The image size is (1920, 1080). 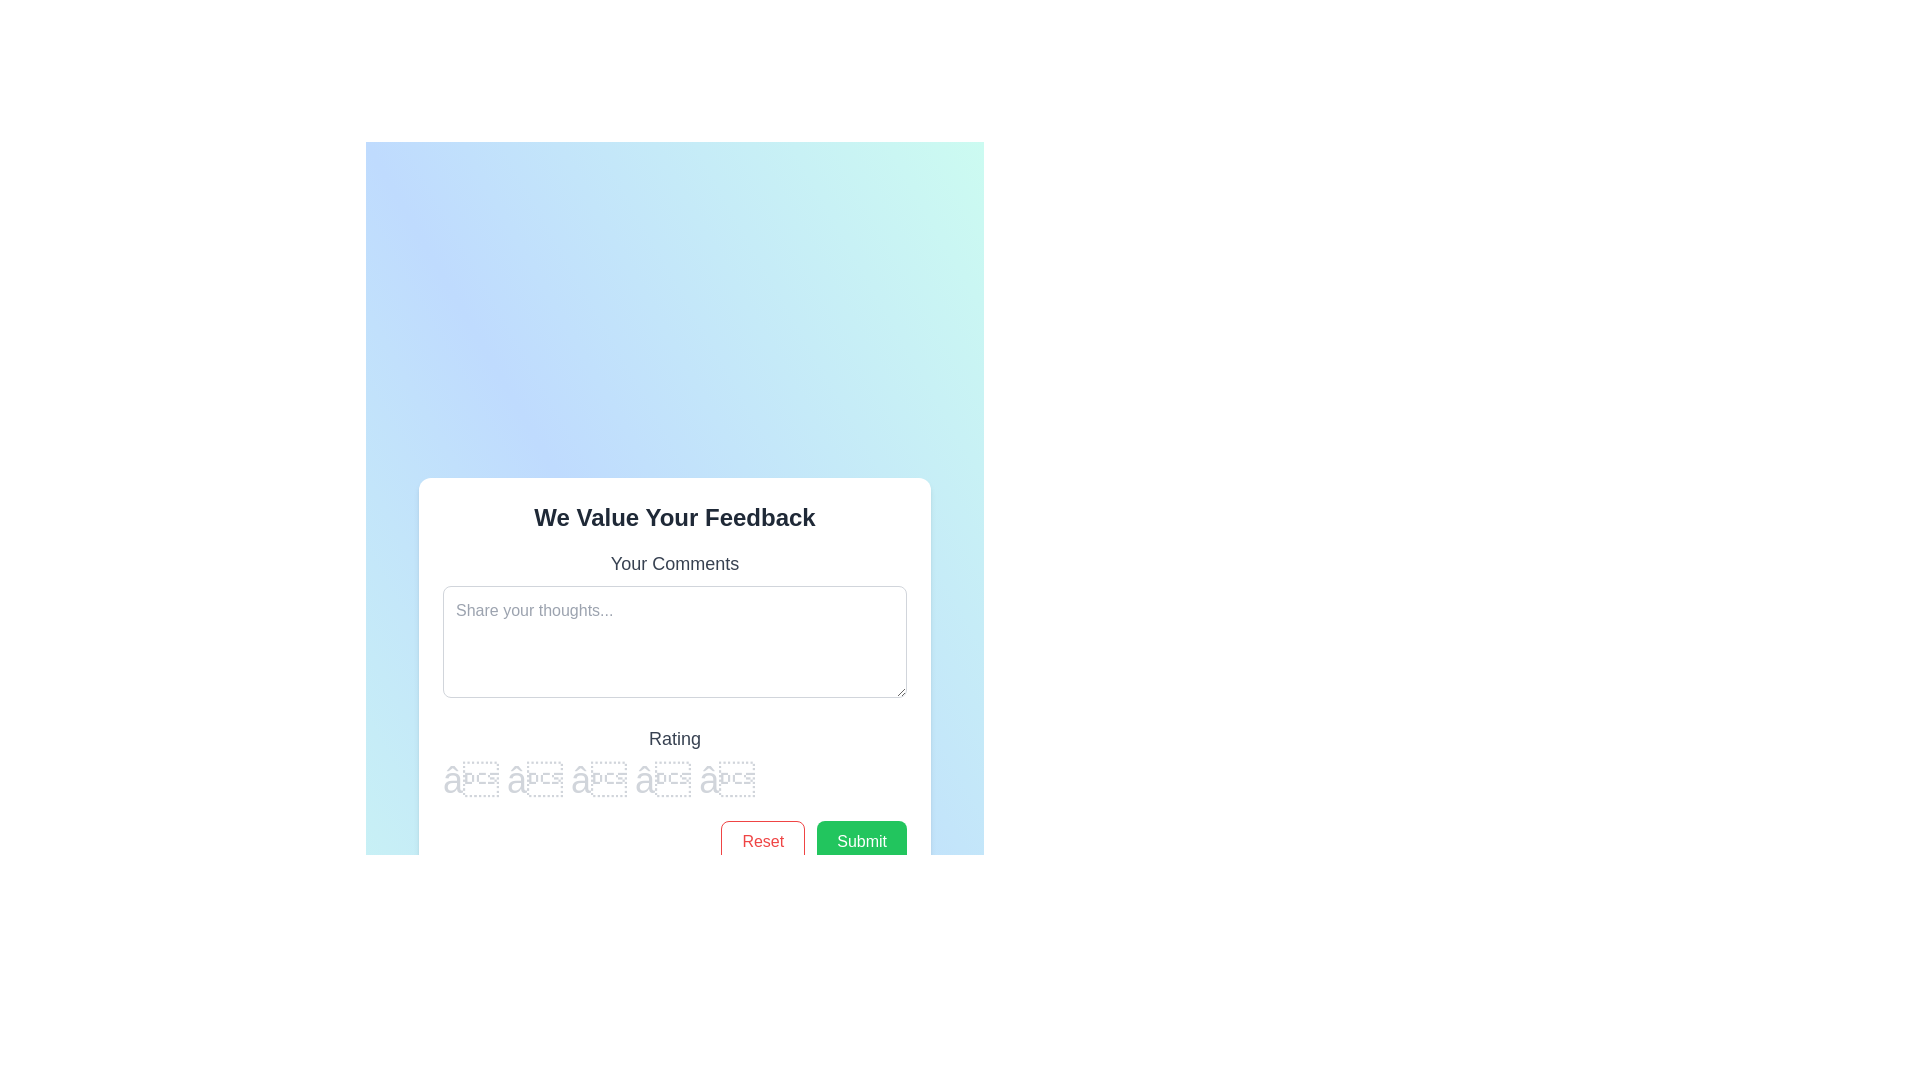 What do you see at coordinates (675, 738) in the screenshot?
I see `the text label that indicates the rating feature, which is positioned centrally above the star rating buttons` at bounding box center [675, 738].